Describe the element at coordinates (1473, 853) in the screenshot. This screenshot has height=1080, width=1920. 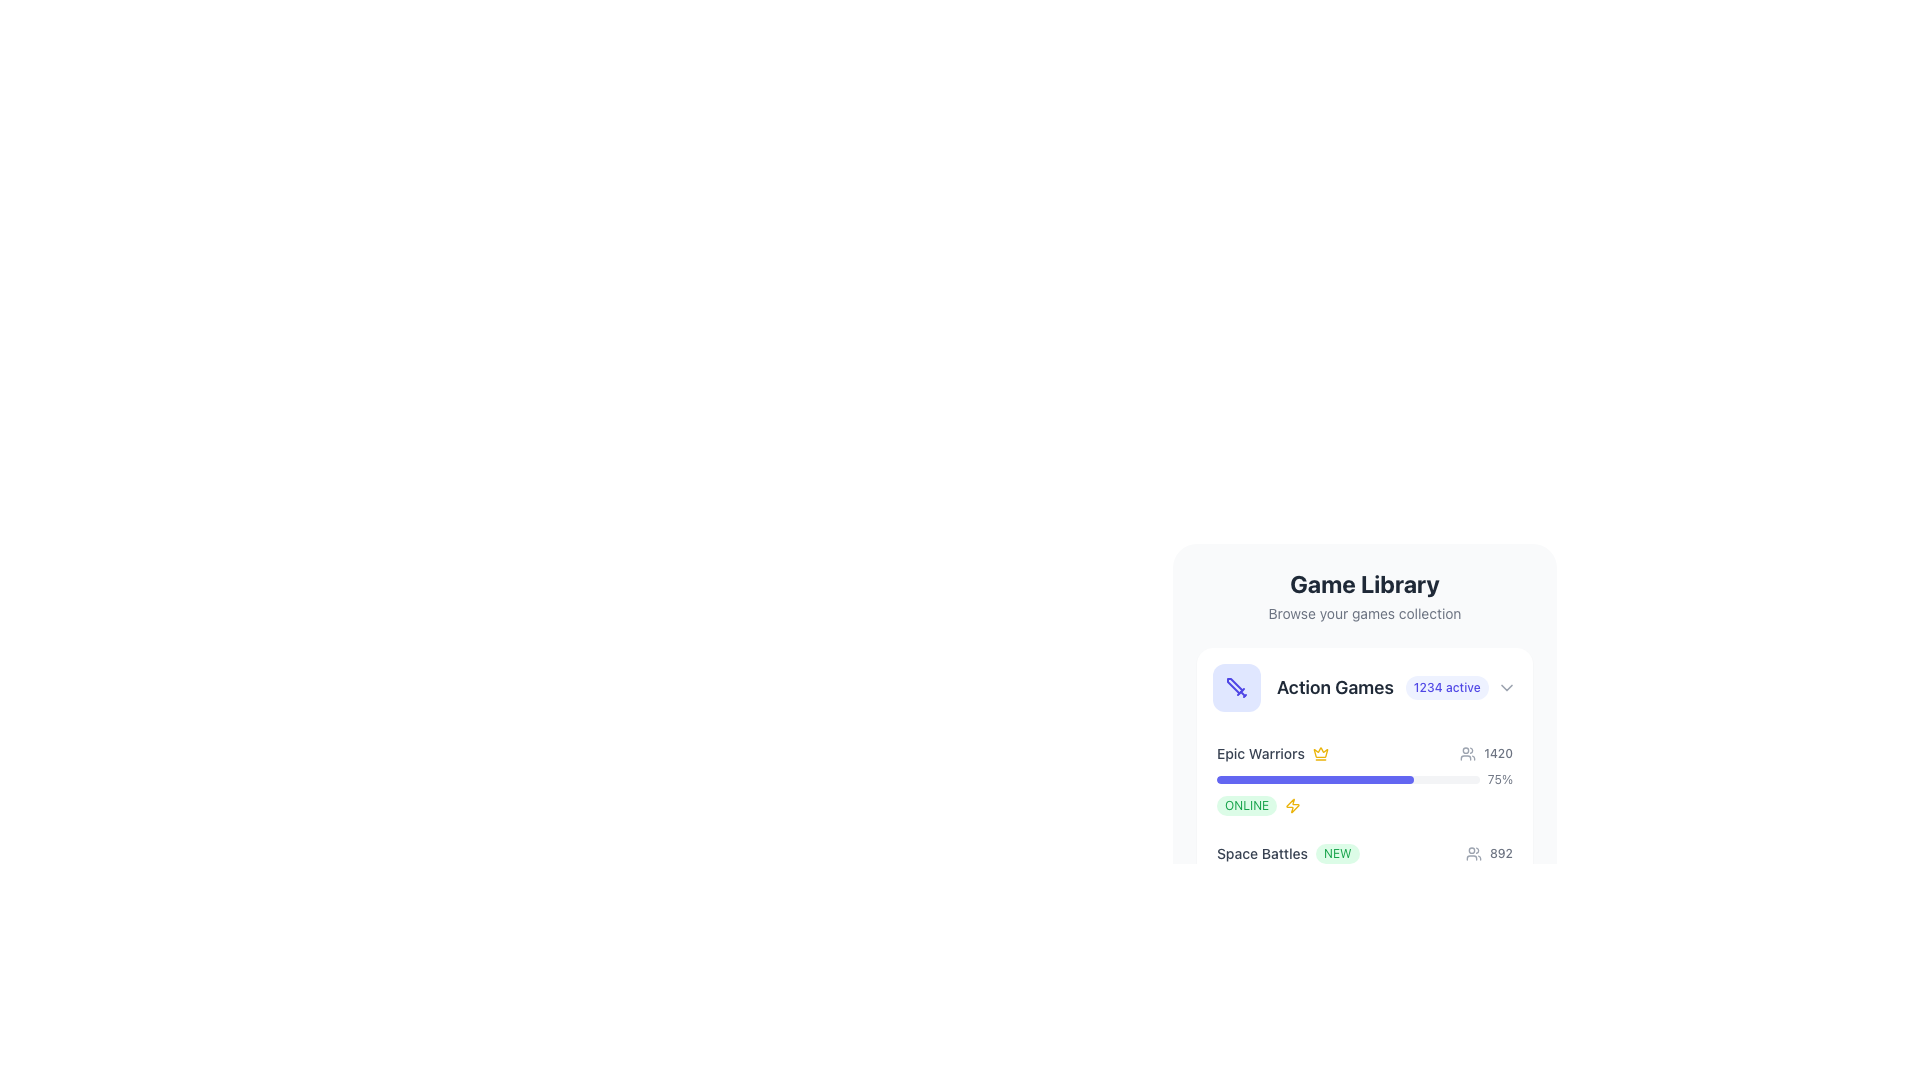
I see `the user group icon located in the right section of the interface, beneath the 'Space Battles' text and next to the numeric value '892'` at that location.